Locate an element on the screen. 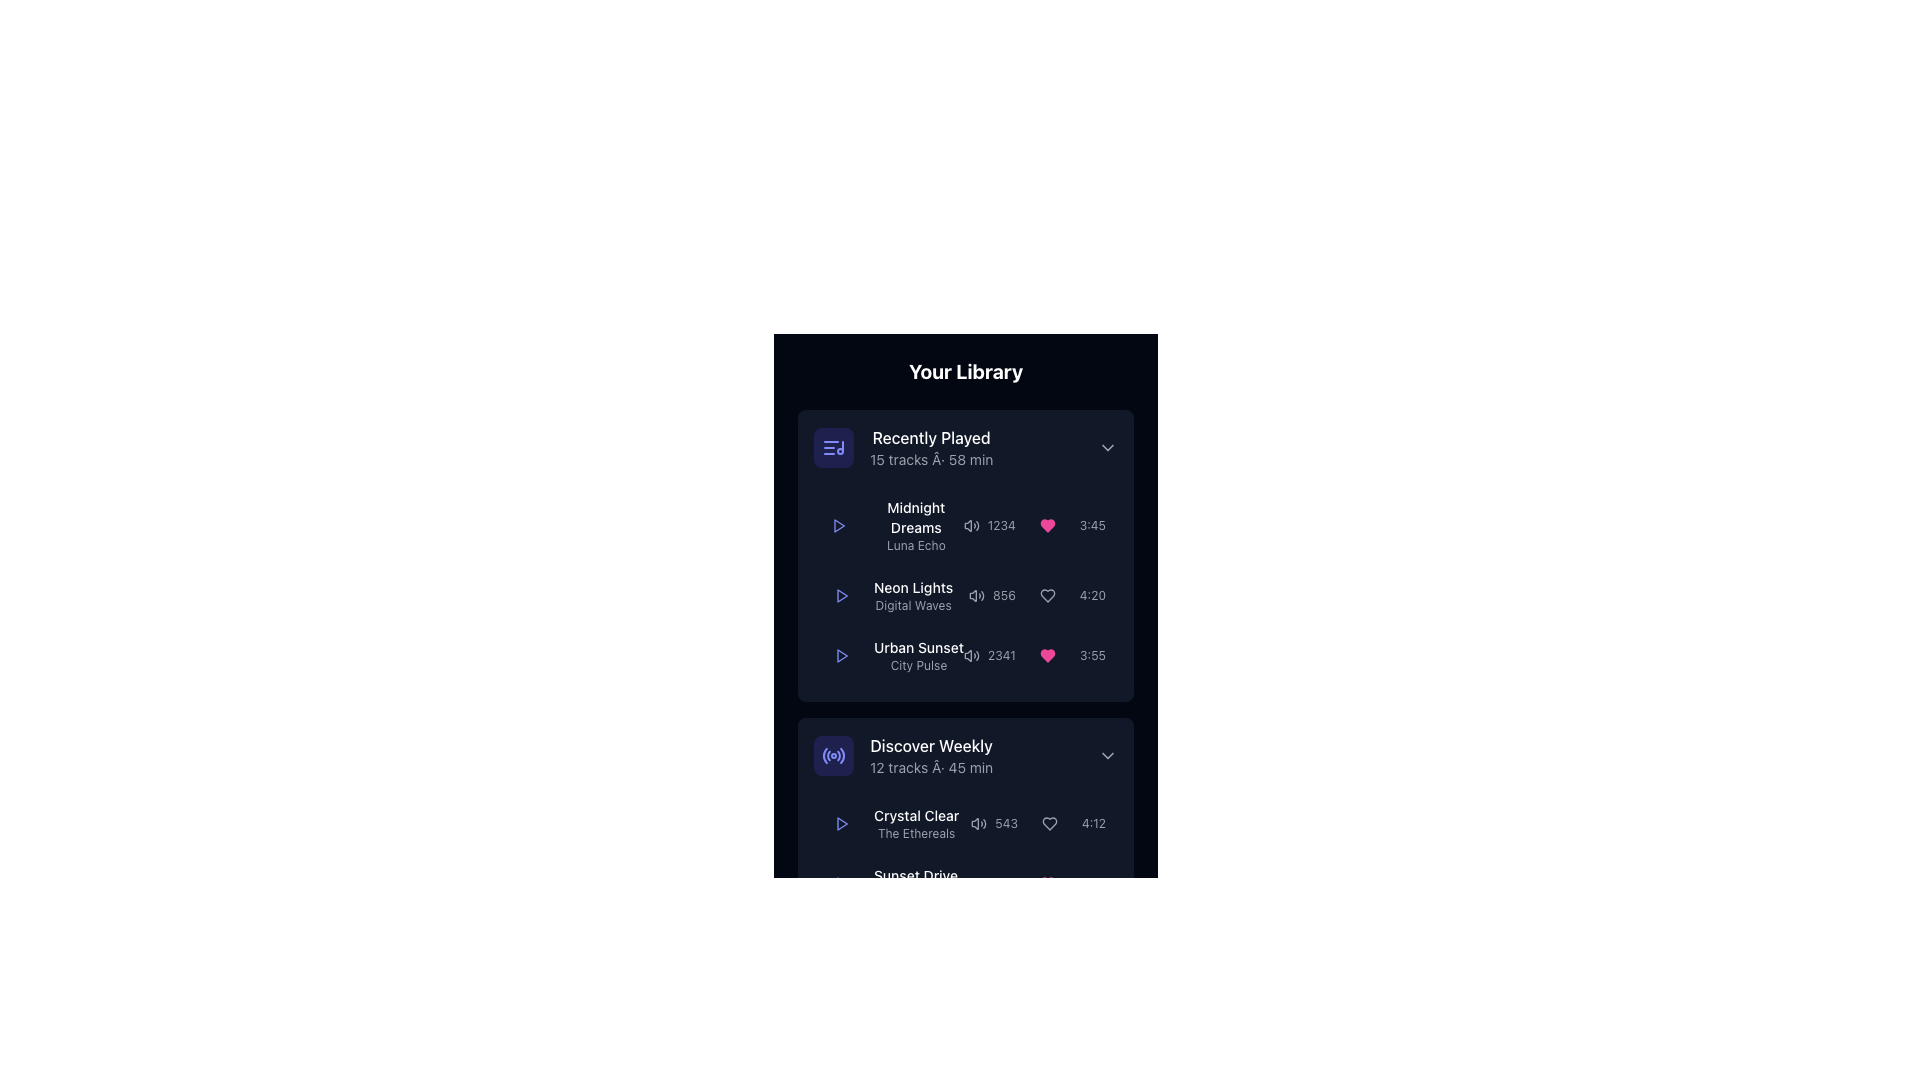 Image resolution: width=1920 pixels, height=1080 pixels. text content element displaying 'Neon Lights' and 'Digital Waves' in the 'Recently Played' section, specifically the second entry in the list is located at coordinates (912, 595).